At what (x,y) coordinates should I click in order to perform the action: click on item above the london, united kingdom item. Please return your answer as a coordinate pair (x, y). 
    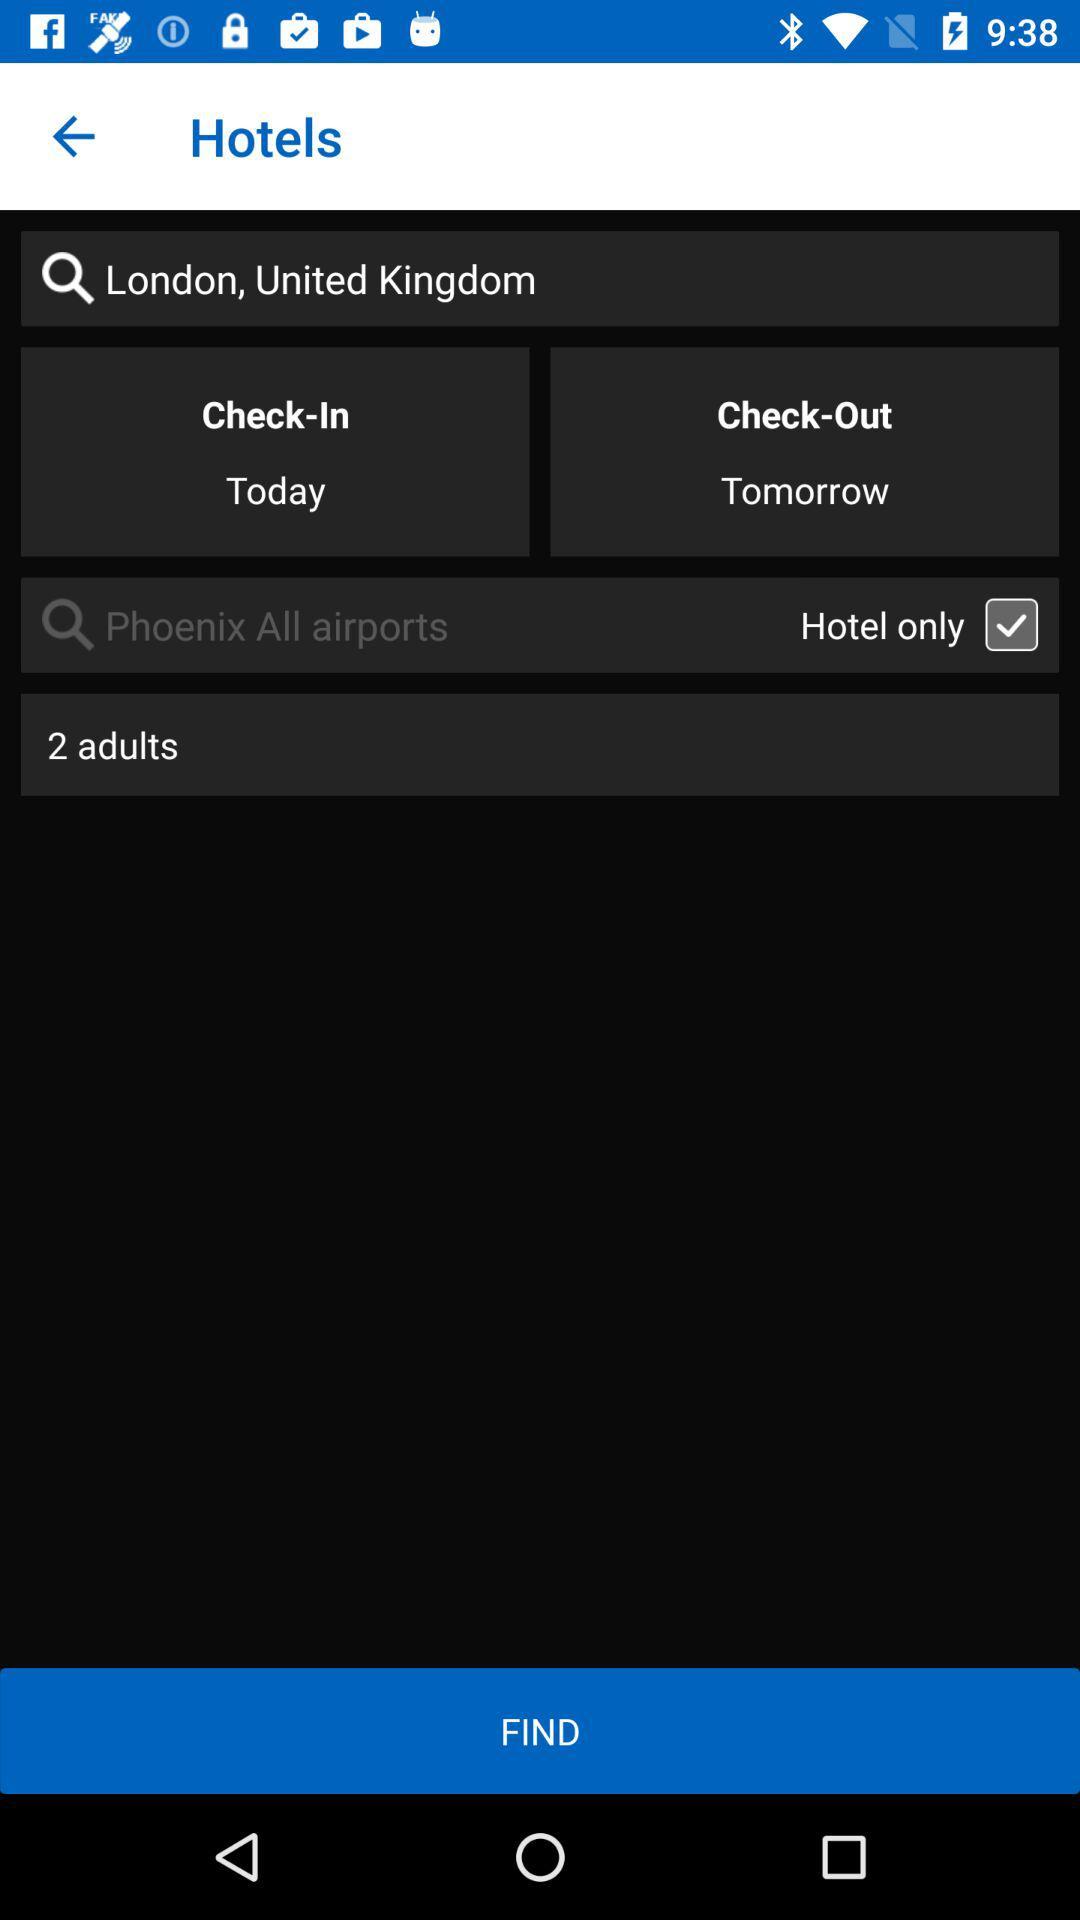
    Looking at the image, I should click on (72, 135).